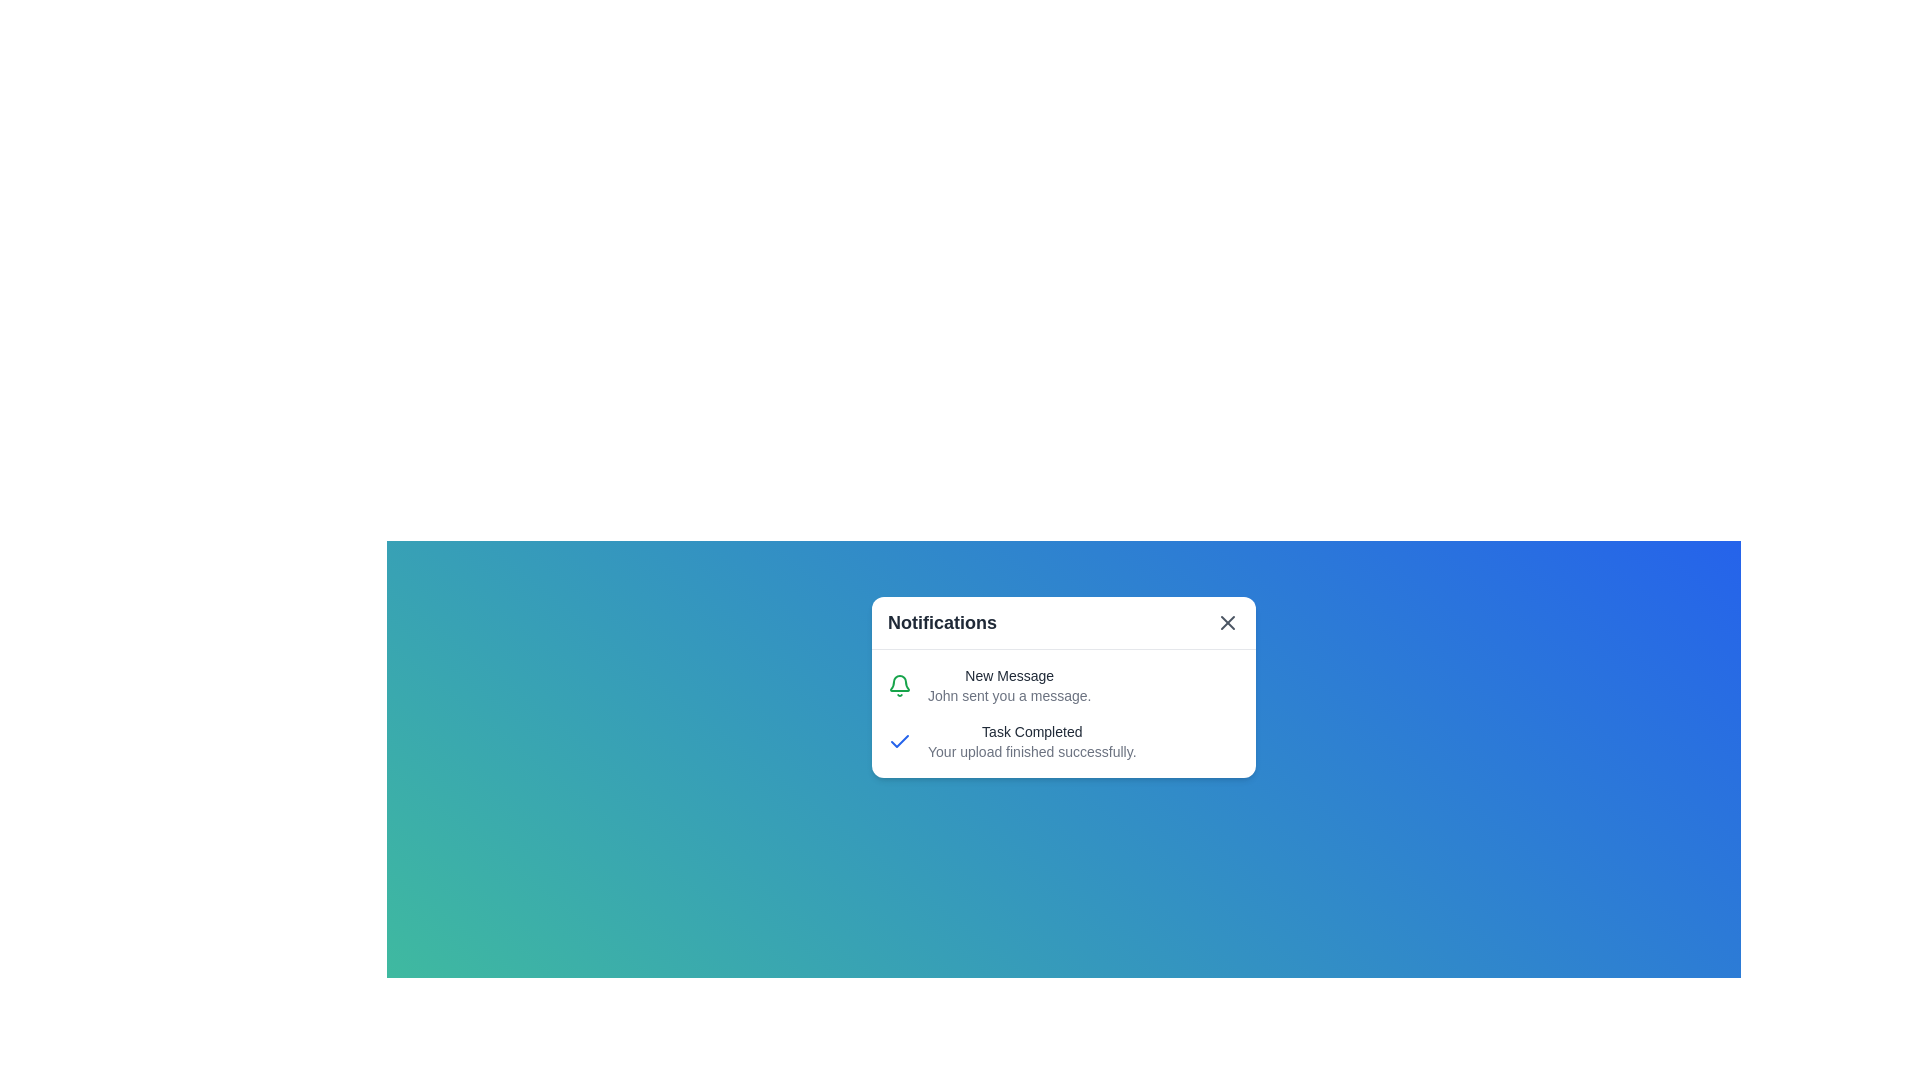 This screenshot has height=1080, width=1920. Describe the element at coordinates (1227, 622) in the screenshot. I see `the dark gray cross icon located at the top-right corner of the 'Notifications' card` at that location.